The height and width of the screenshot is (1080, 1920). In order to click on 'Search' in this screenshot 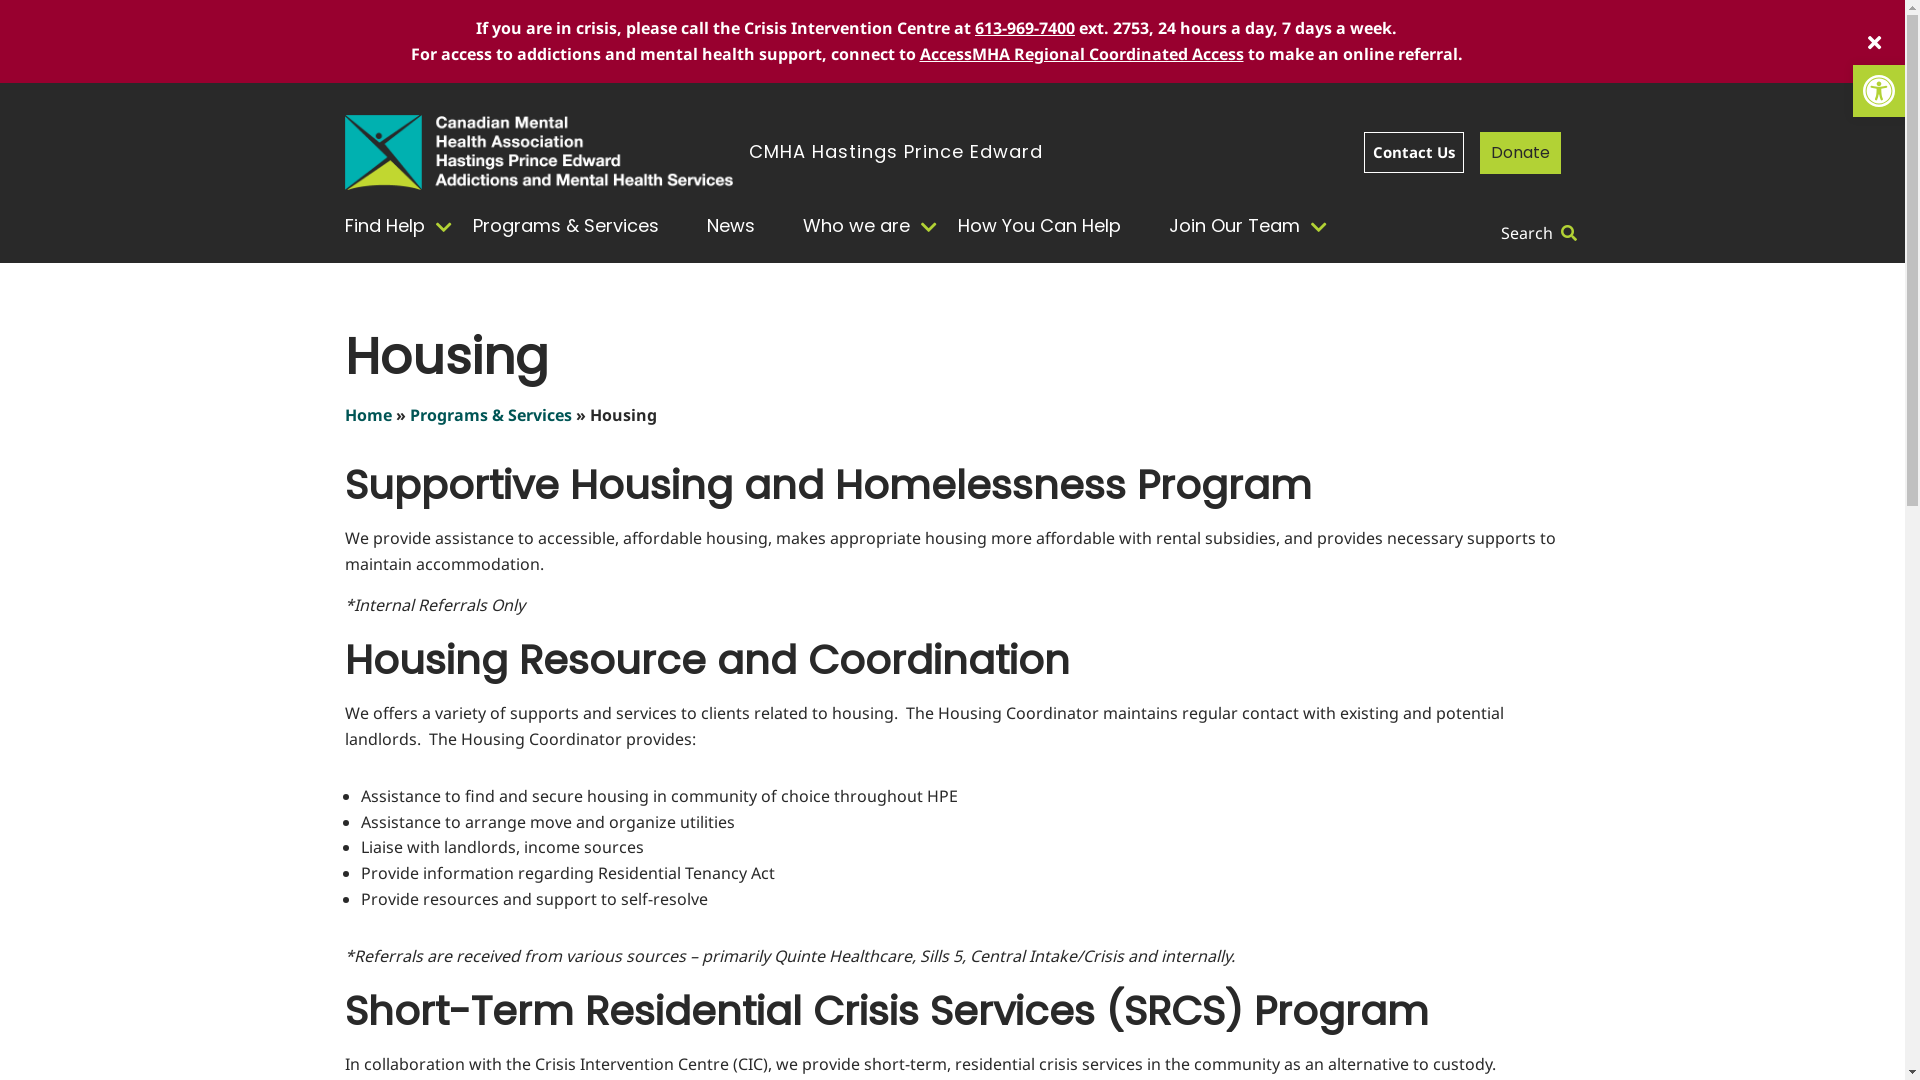, I will do `click(1499, 231)`.